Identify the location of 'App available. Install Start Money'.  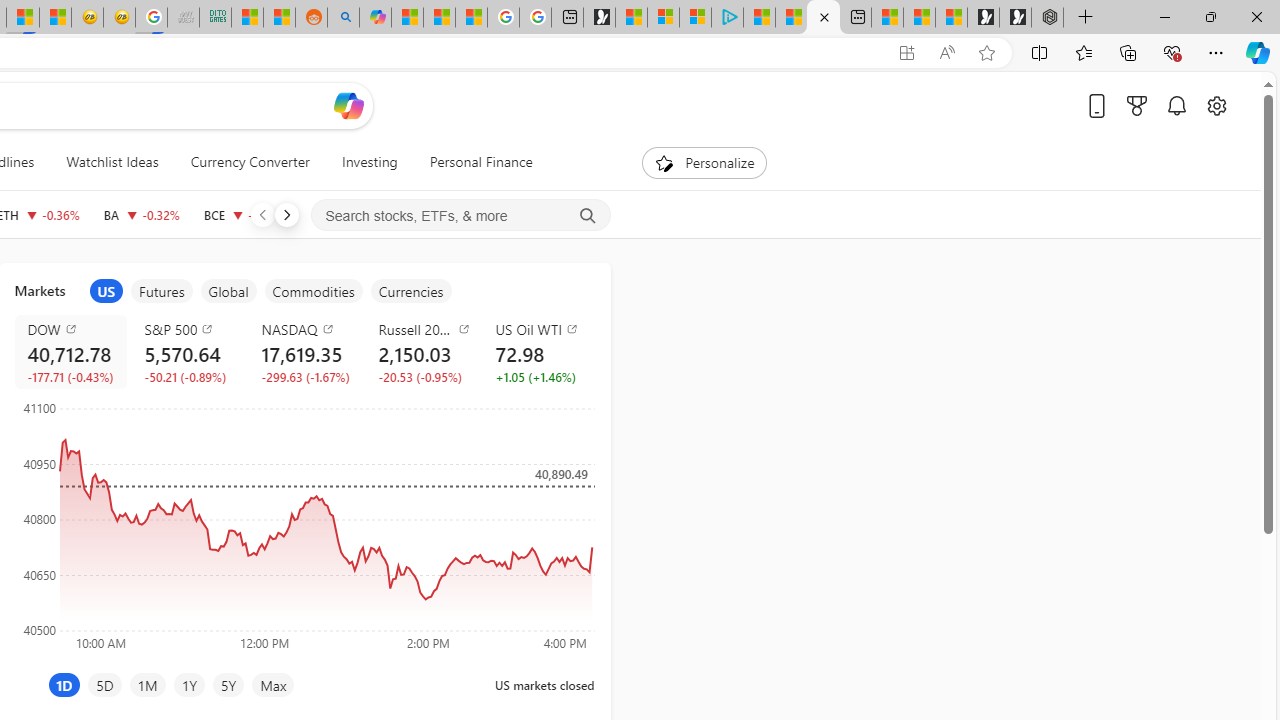
(905, 52).